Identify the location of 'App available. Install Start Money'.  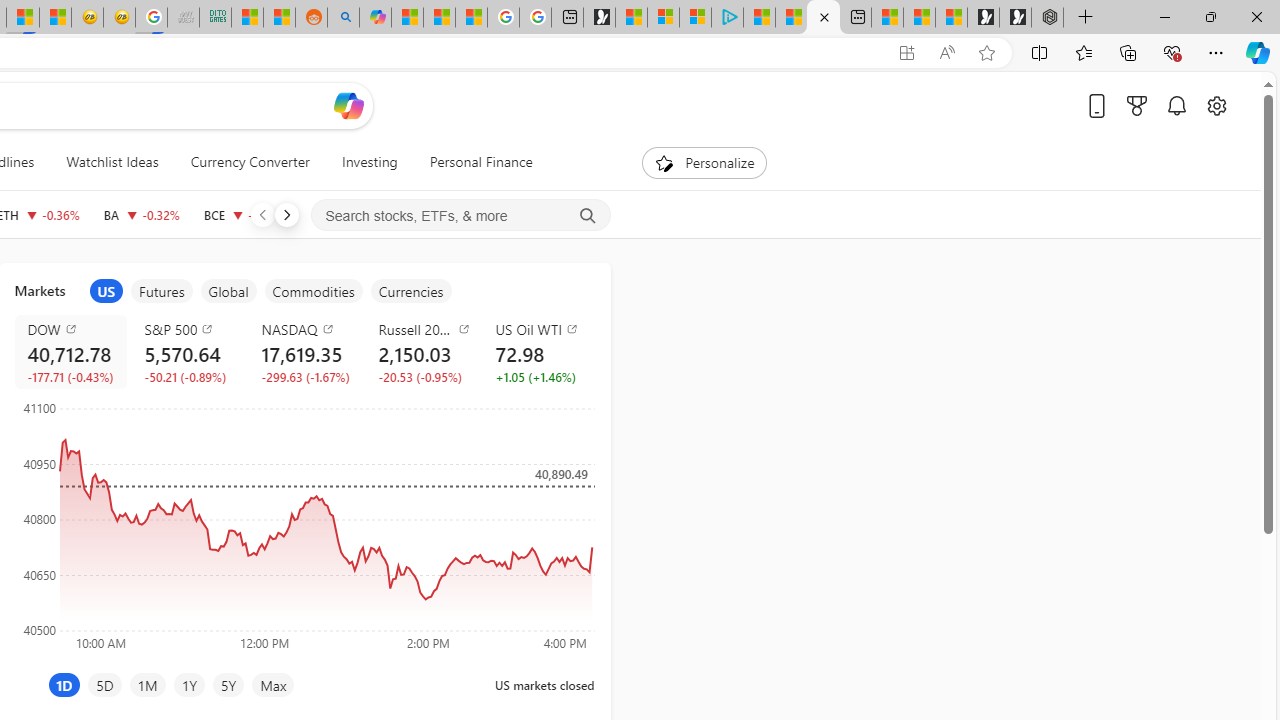
(905, 52).